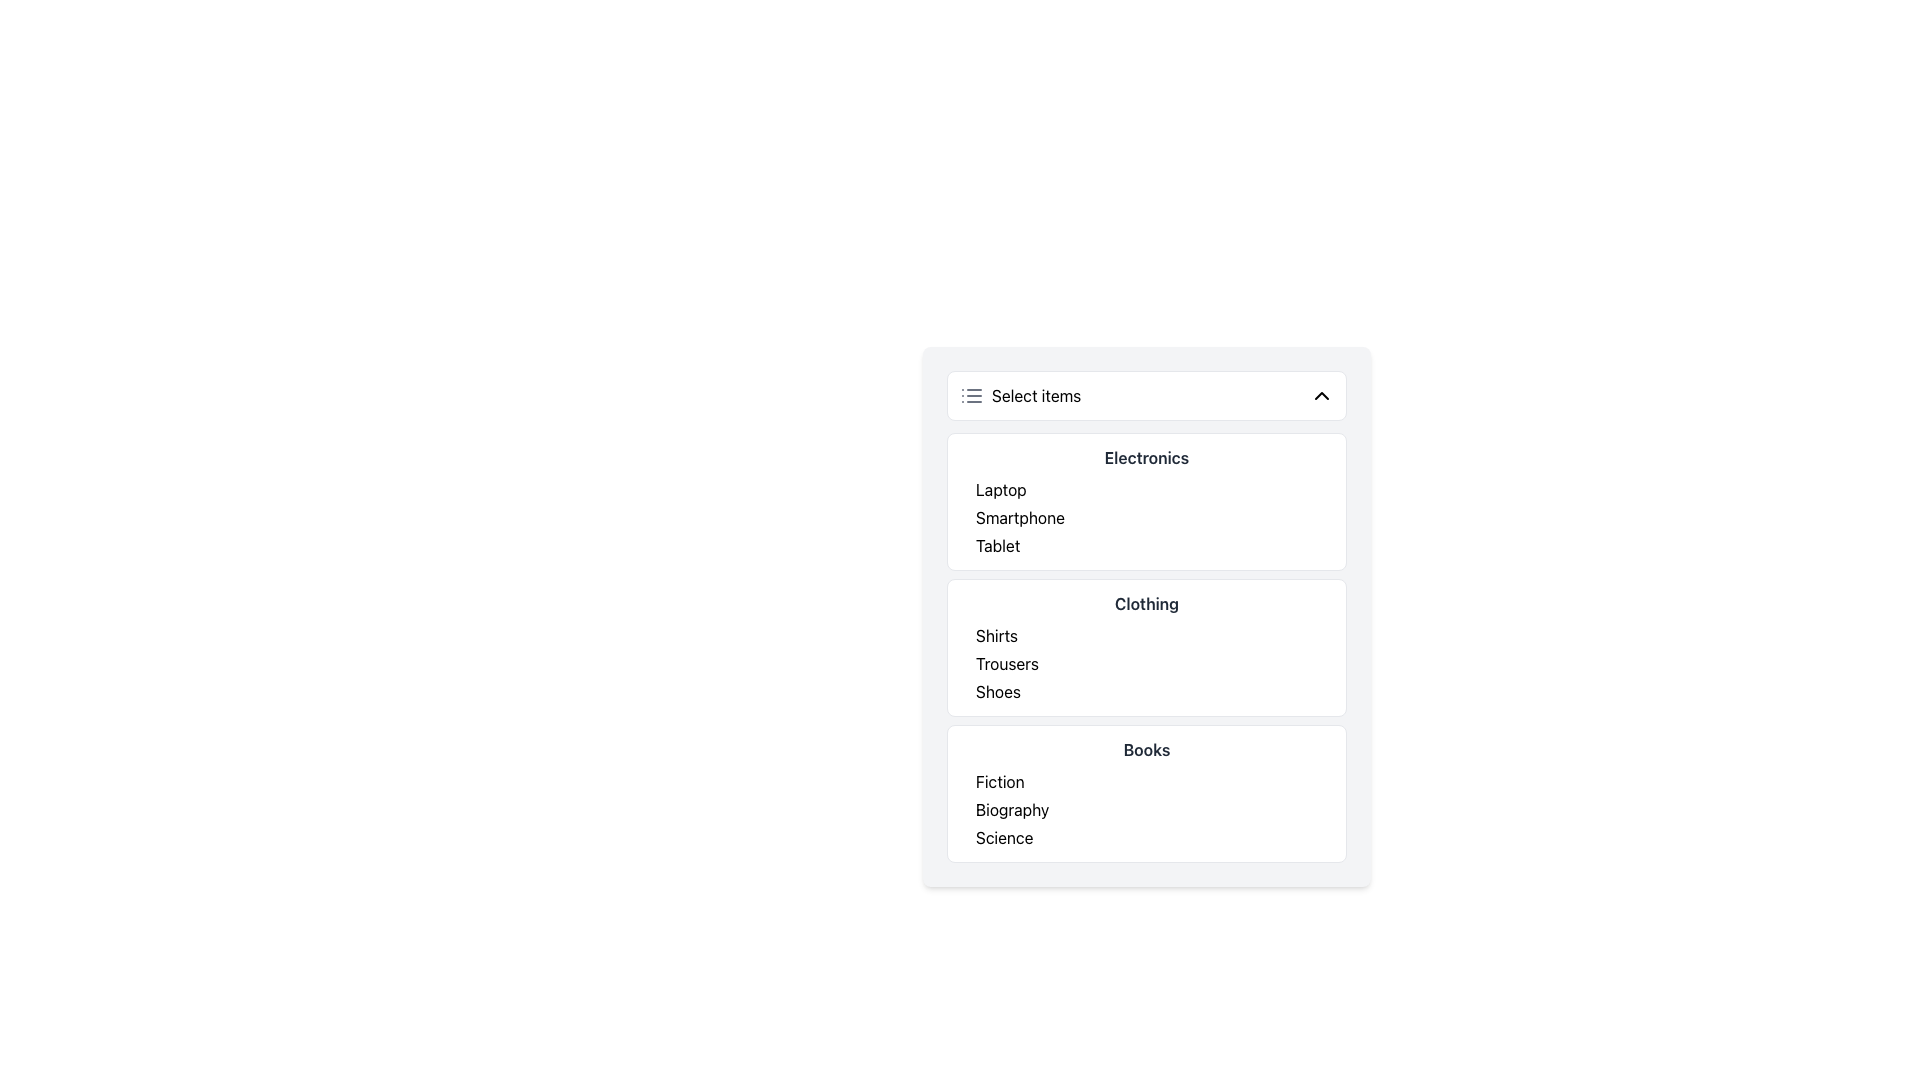 Image resolution: width=1920 pixels, height=1080 pixels. Describe the element at coordinates (1155, 810) in the screenshot. I see `the 'Biography' list item element, which is the second item under the 'Books' category in the selection menu` at that location.